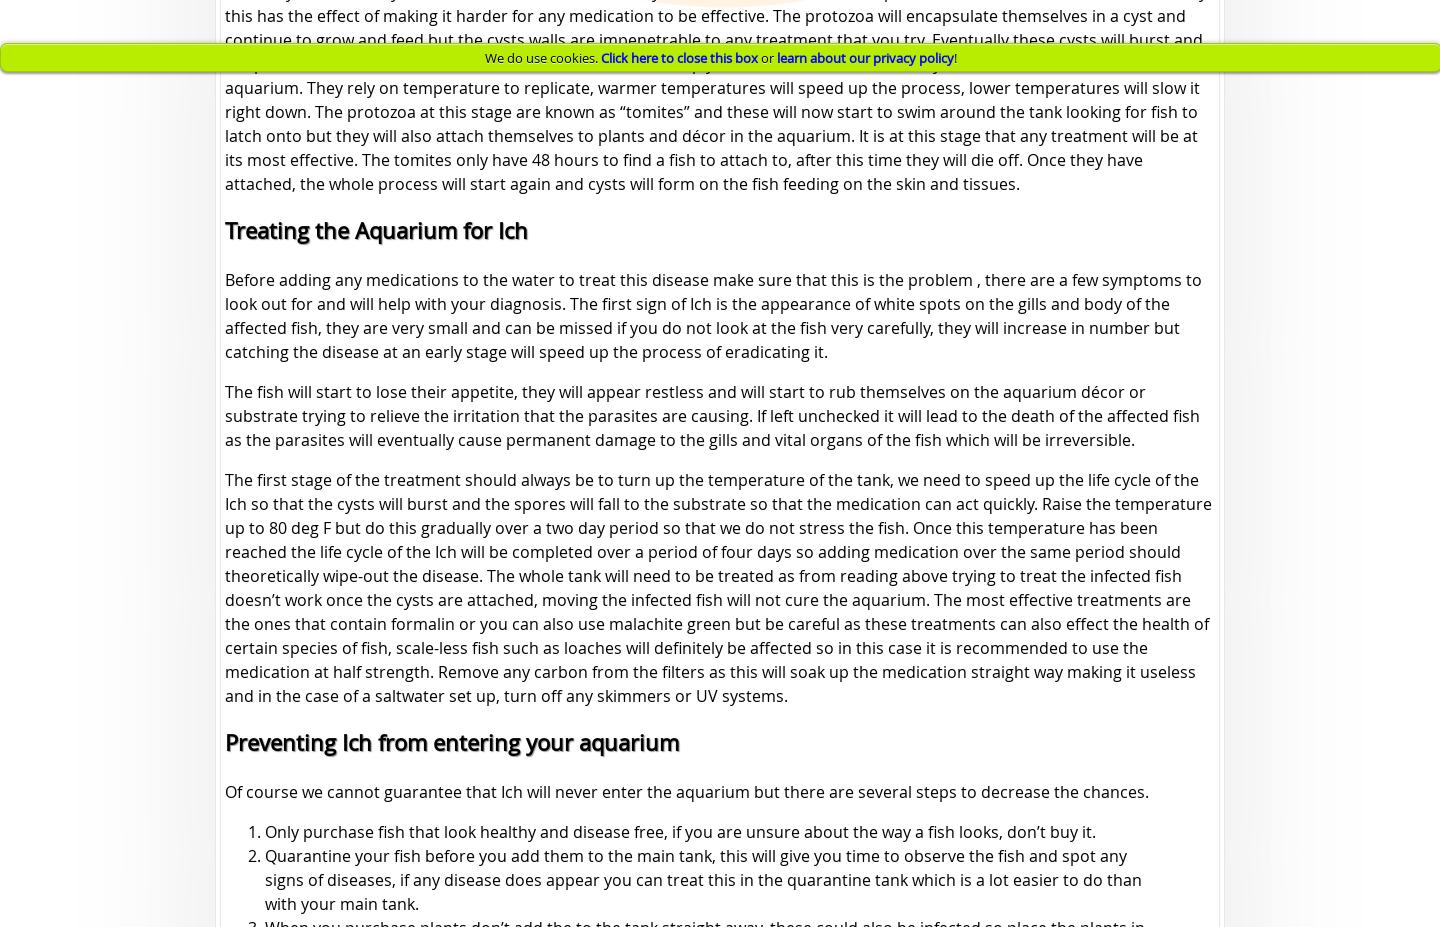 Image resolution: width=1440 pixels, height=927 pixels. What do you see at coordinates (864, 56) in the screenshot?
I see `'learn about our privacy policy'` at bounding box center [864, 56].